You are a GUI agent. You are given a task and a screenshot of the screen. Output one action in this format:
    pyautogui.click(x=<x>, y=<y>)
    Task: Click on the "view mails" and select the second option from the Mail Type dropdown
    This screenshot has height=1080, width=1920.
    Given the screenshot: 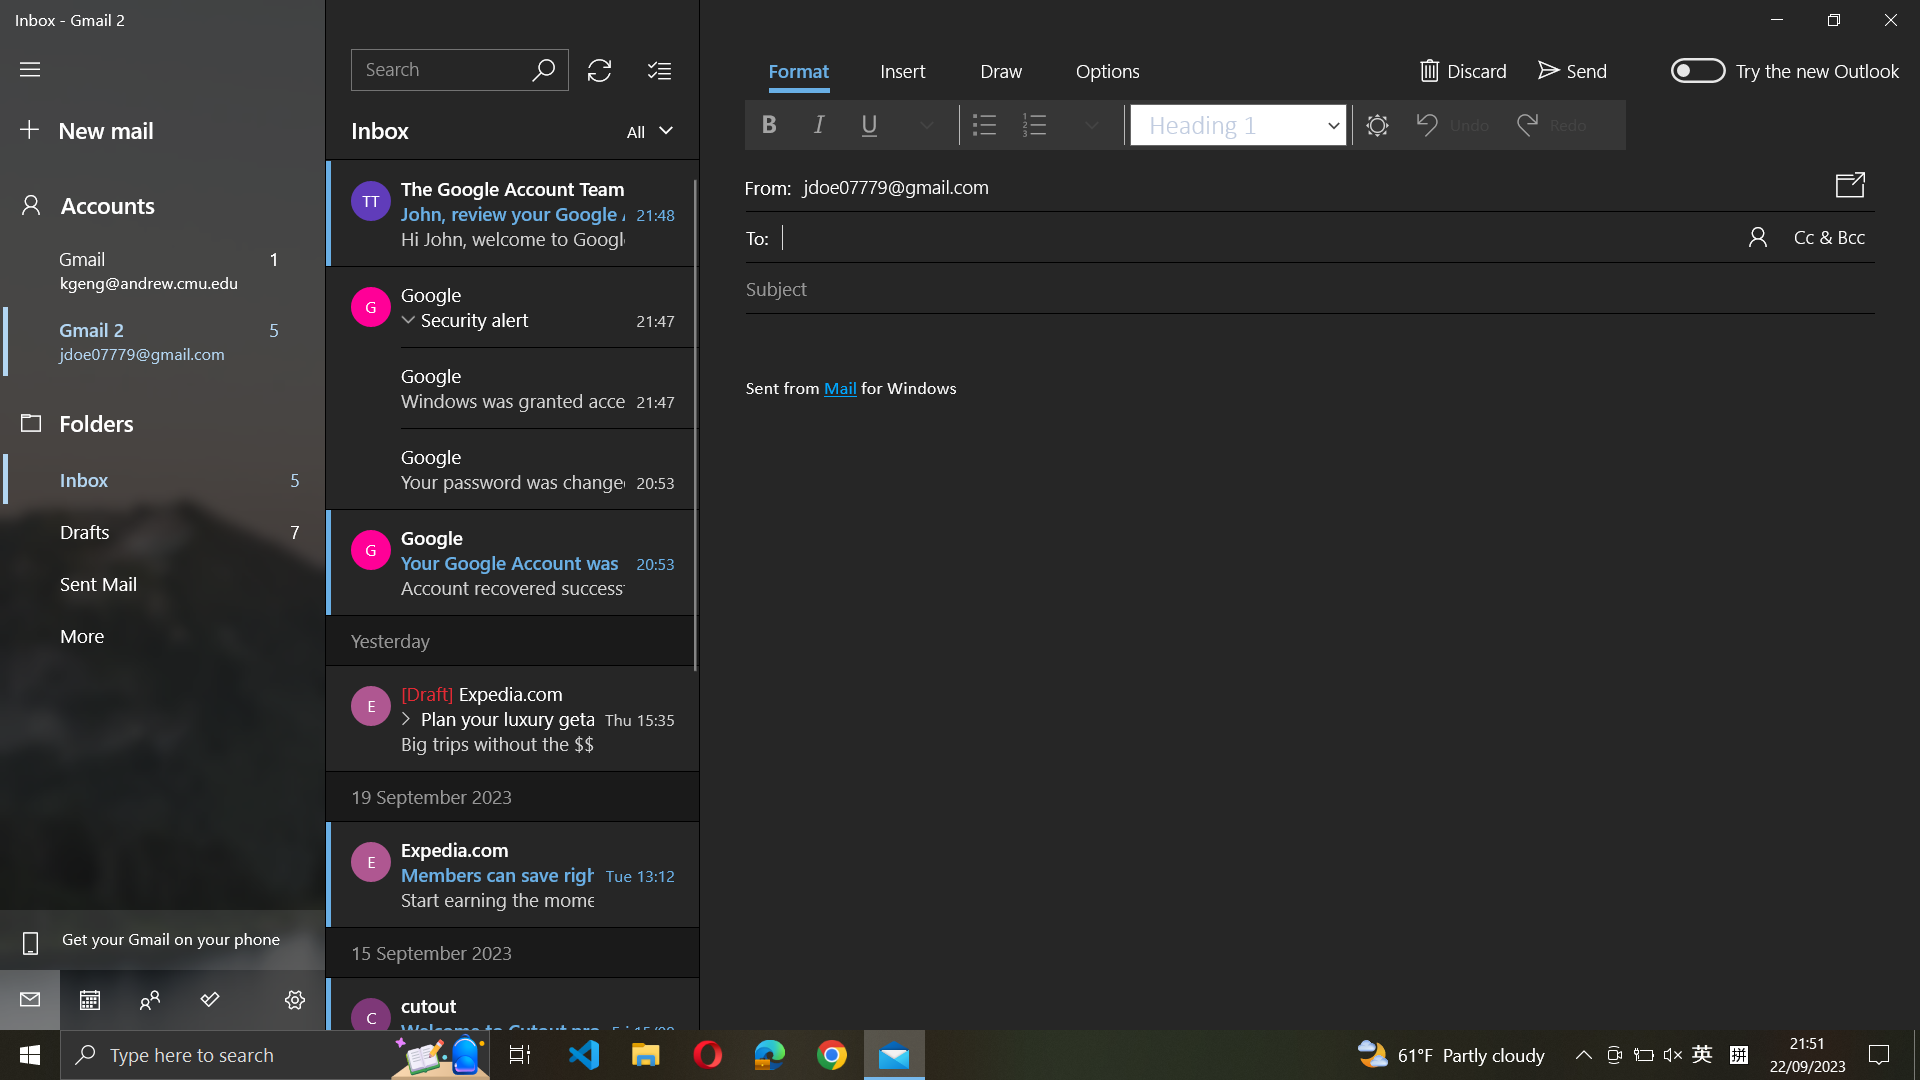 What is the action you would take?
    pyautogui.click(x=646, y=130)
    